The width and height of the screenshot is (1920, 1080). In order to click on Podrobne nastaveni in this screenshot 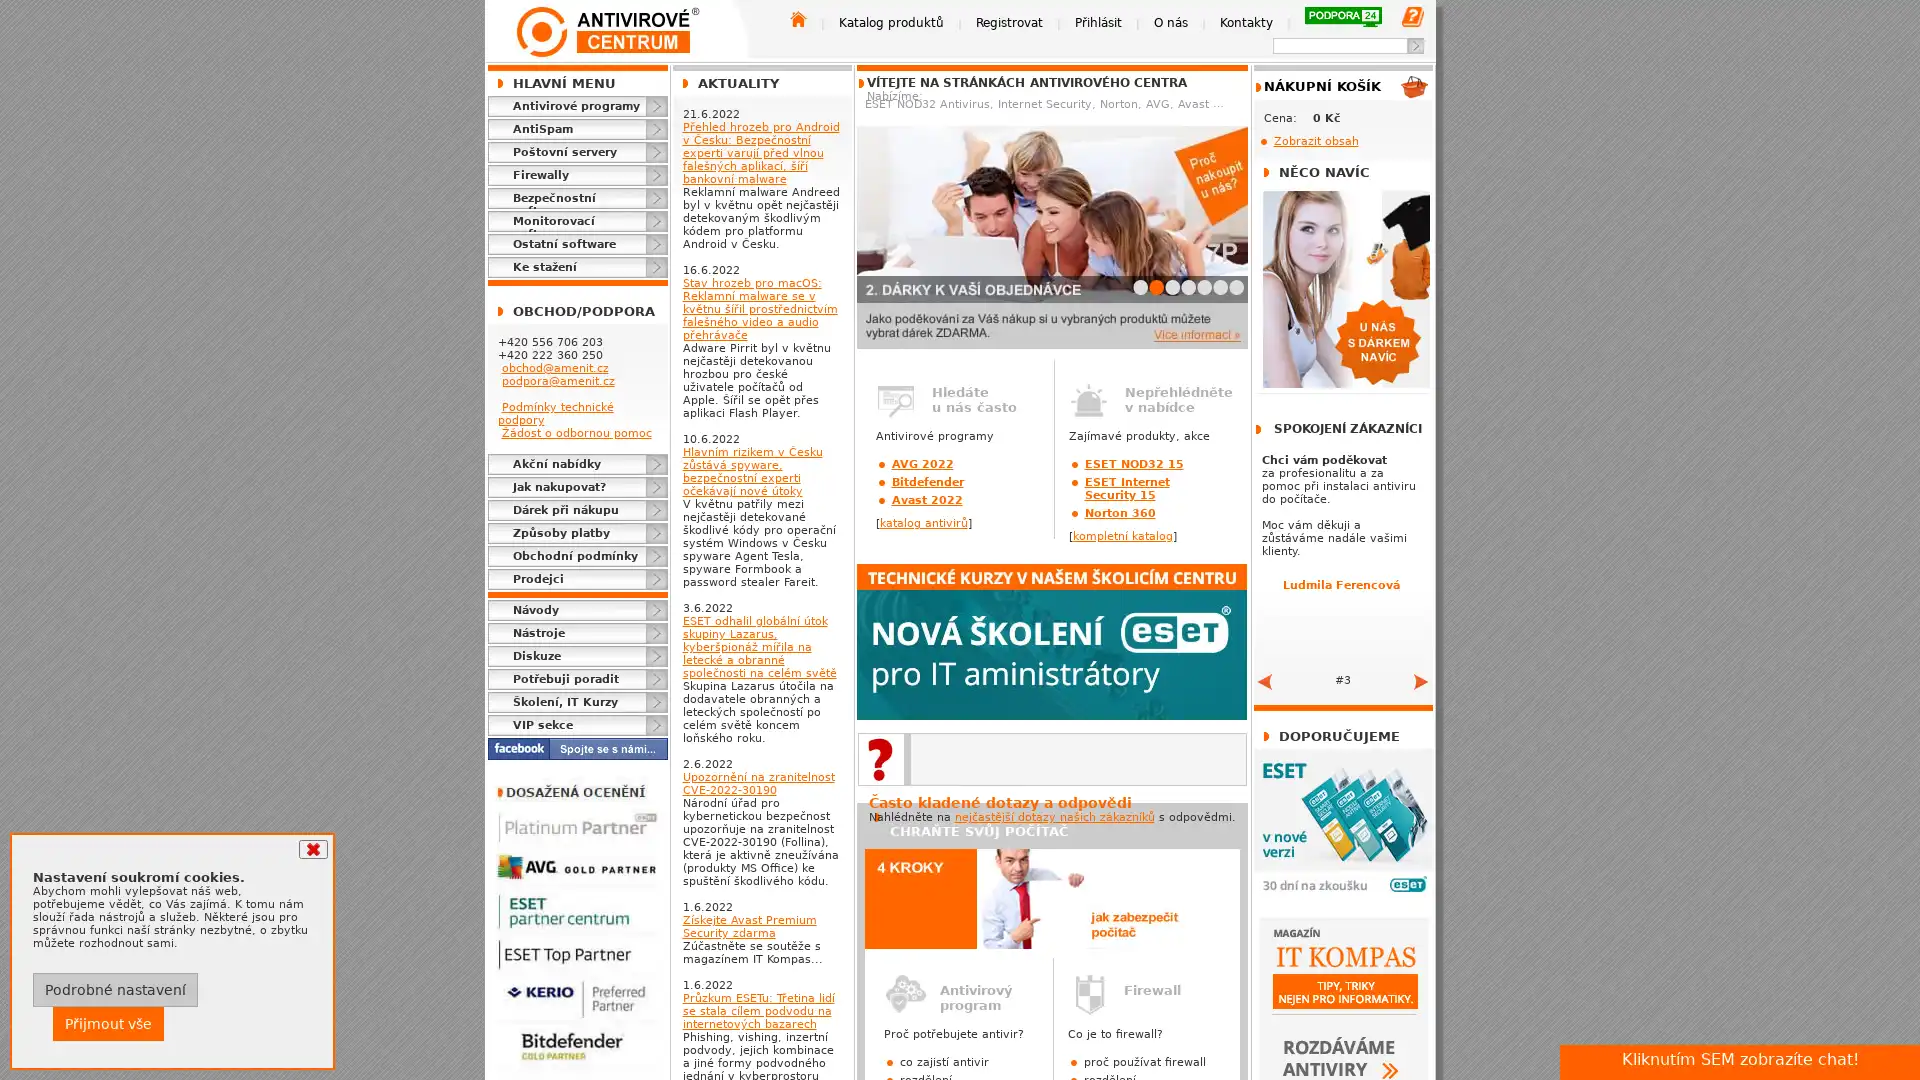, I will do `click(114, 990)`.